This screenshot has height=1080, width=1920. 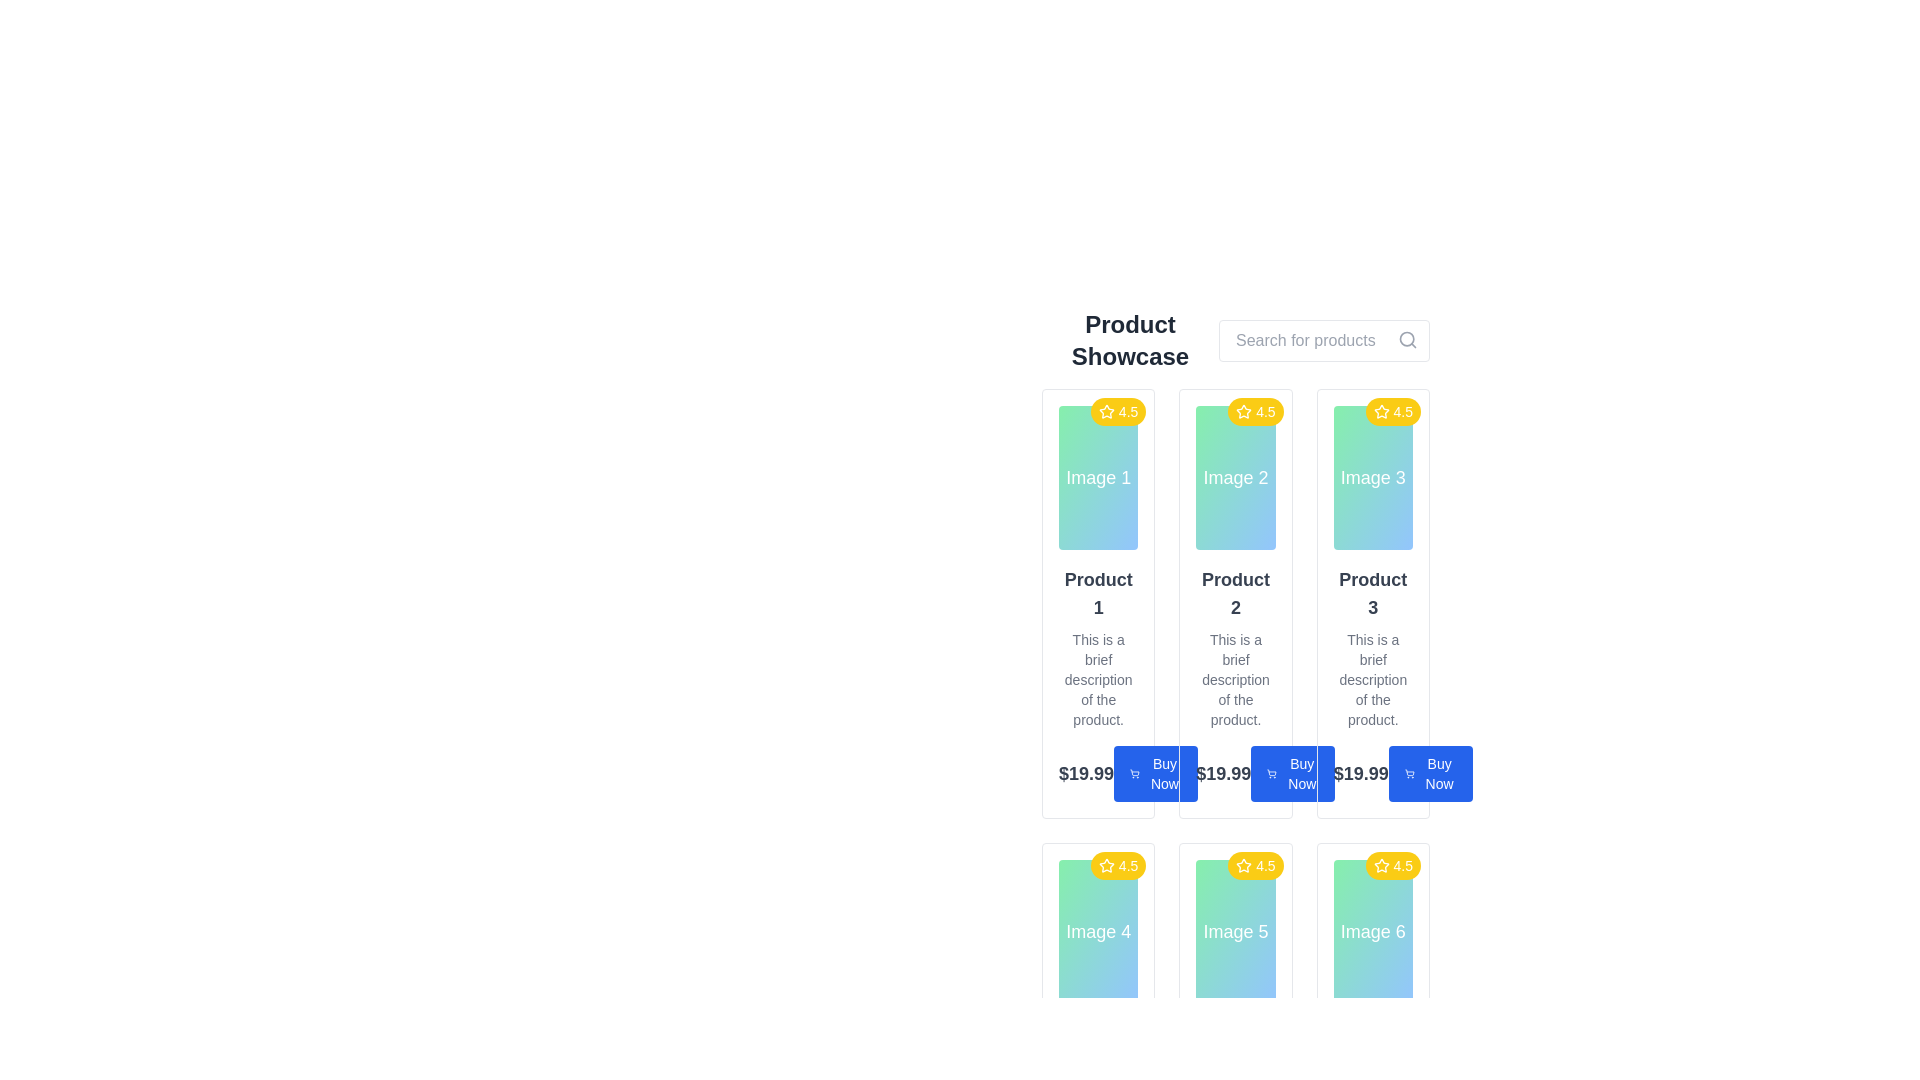 I want to click on the image placeholder for 'Product 3' located in the third column of the grid layout, so click(x=1372, y=478).